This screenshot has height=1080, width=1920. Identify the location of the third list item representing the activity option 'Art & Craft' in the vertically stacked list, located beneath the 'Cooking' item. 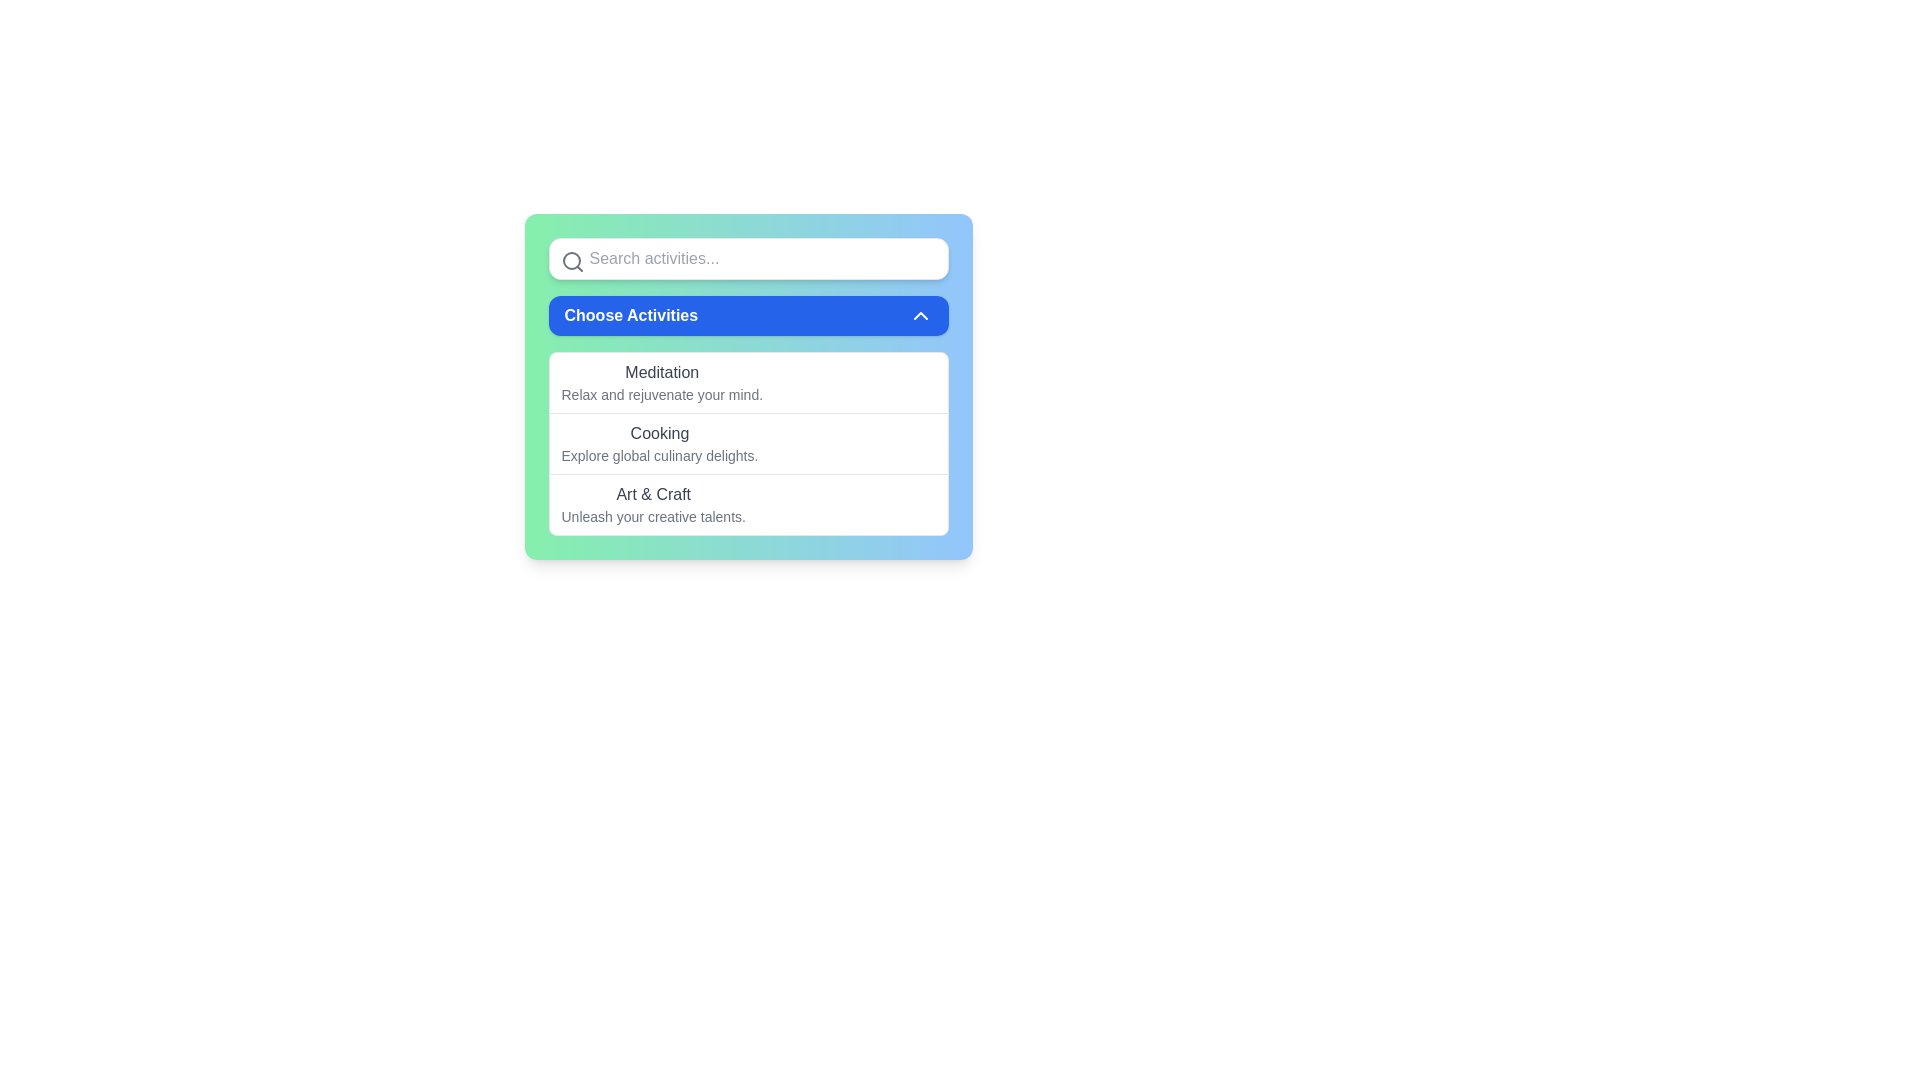
(747, 503).